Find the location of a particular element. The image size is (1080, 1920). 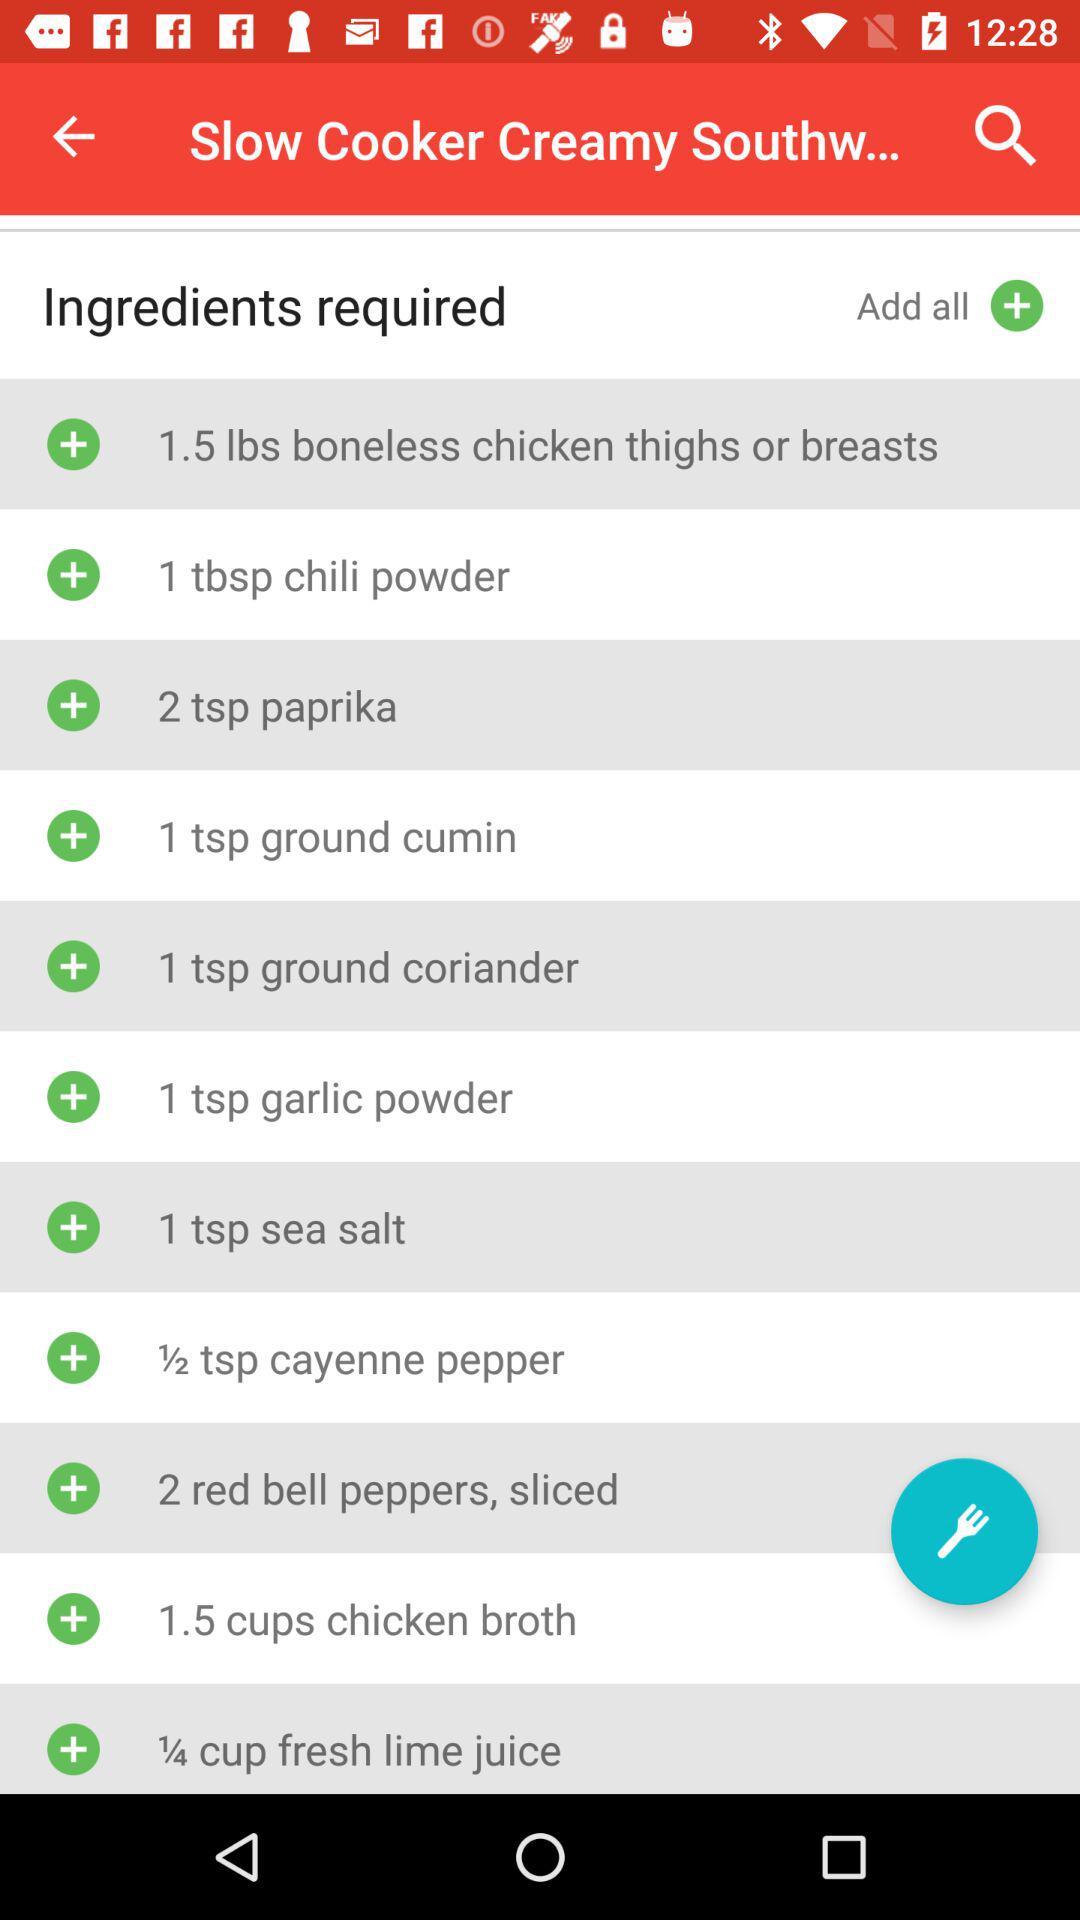

recipe is located at coordinates (963, 1530).